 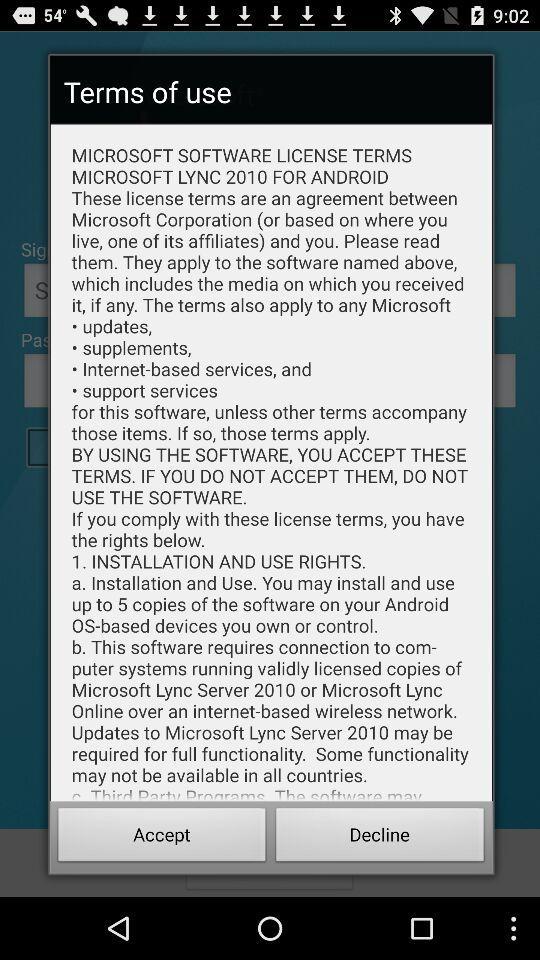 I want to click on item next to the decline button, so click(x=161, y=837).